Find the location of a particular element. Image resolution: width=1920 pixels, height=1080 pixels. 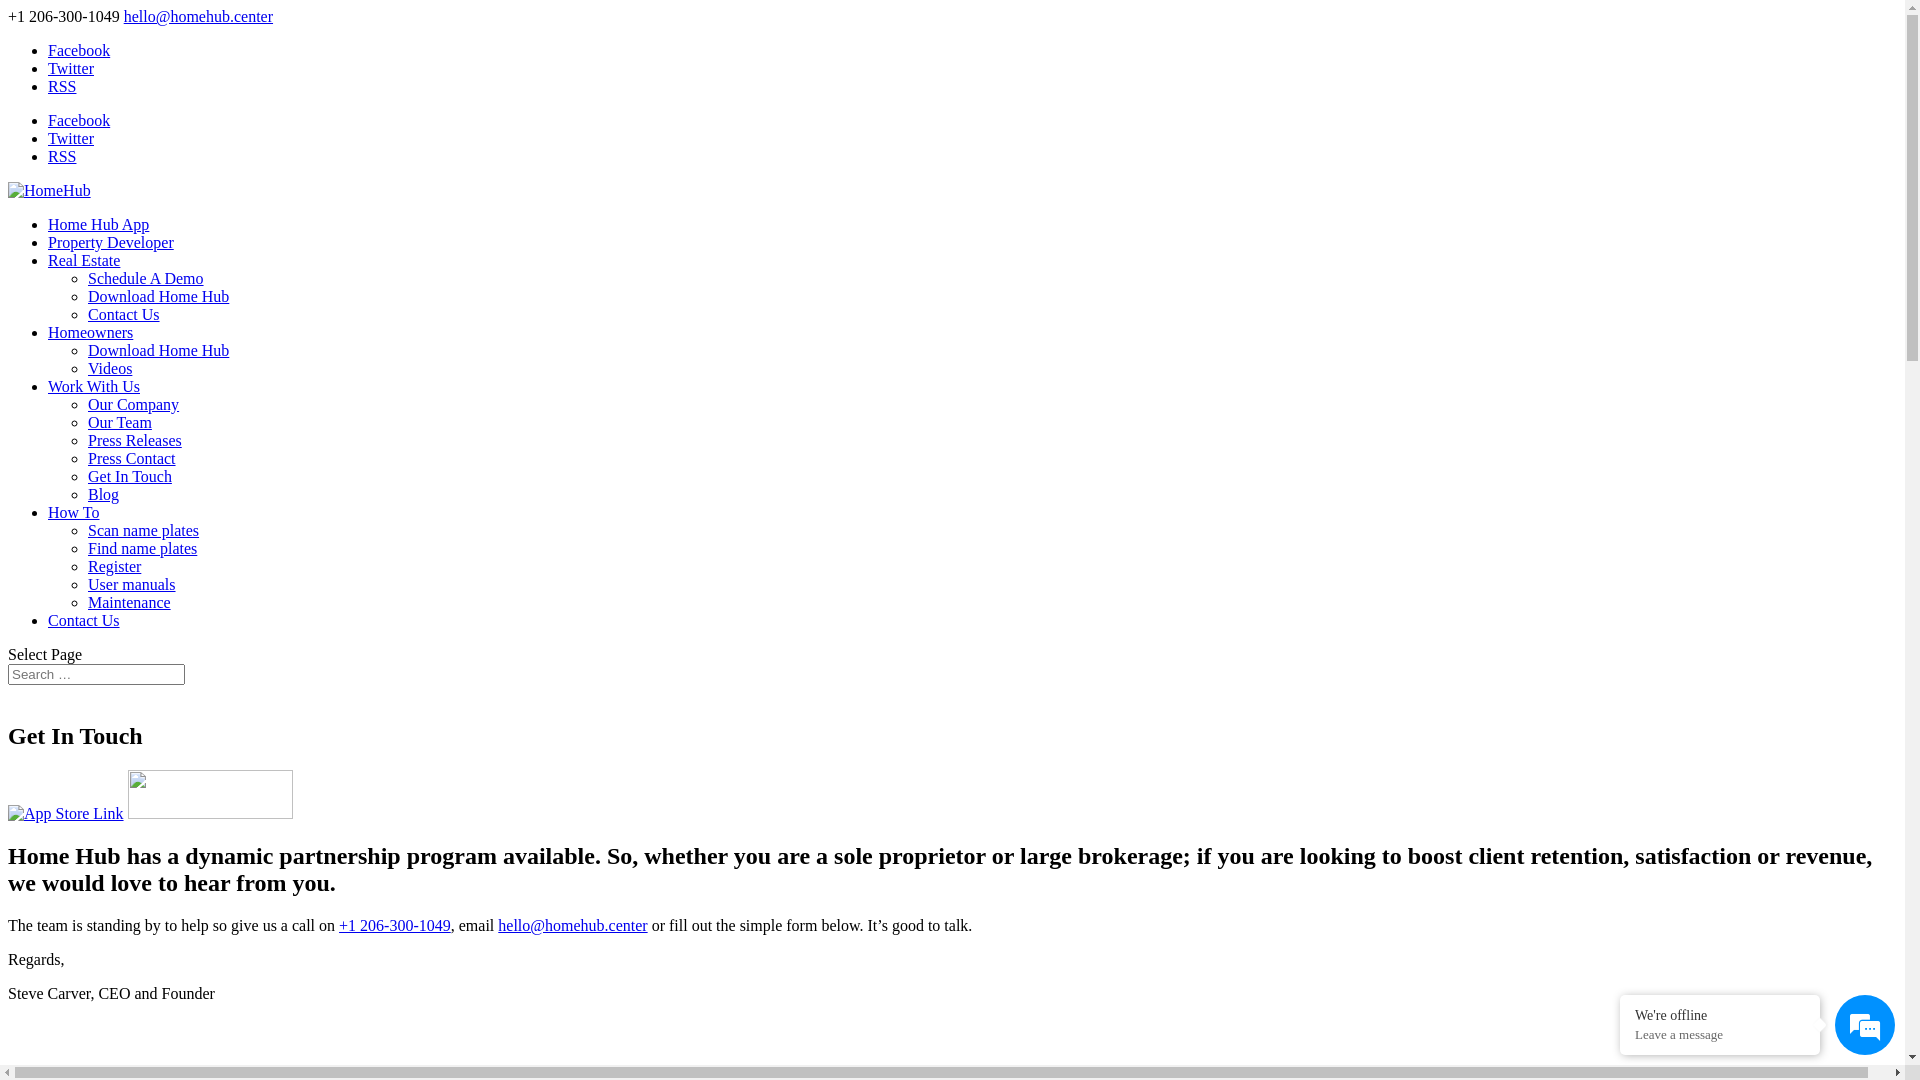

'Our Company' is located at coordinates (132, 404).